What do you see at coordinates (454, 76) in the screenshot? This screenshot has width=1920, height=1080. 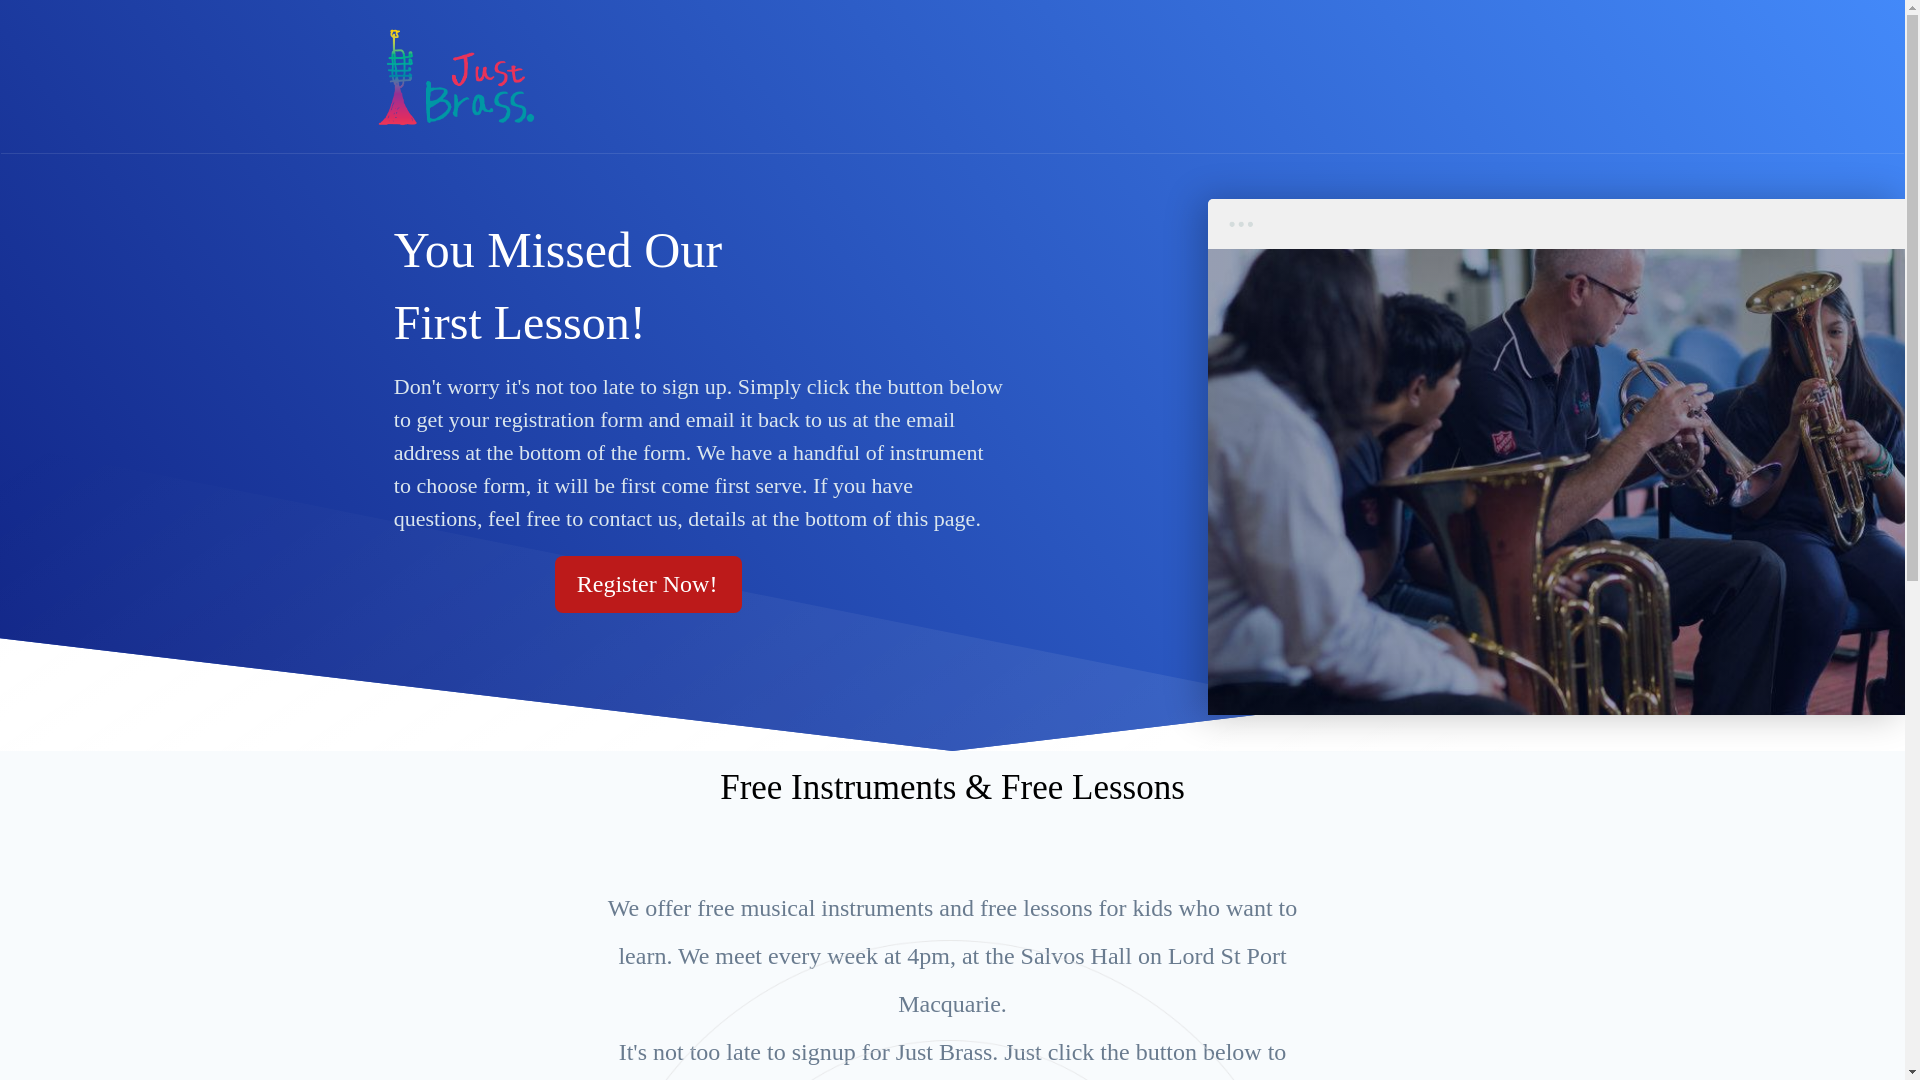 I see `'JustBrass'` at bounding box center [454, 76].